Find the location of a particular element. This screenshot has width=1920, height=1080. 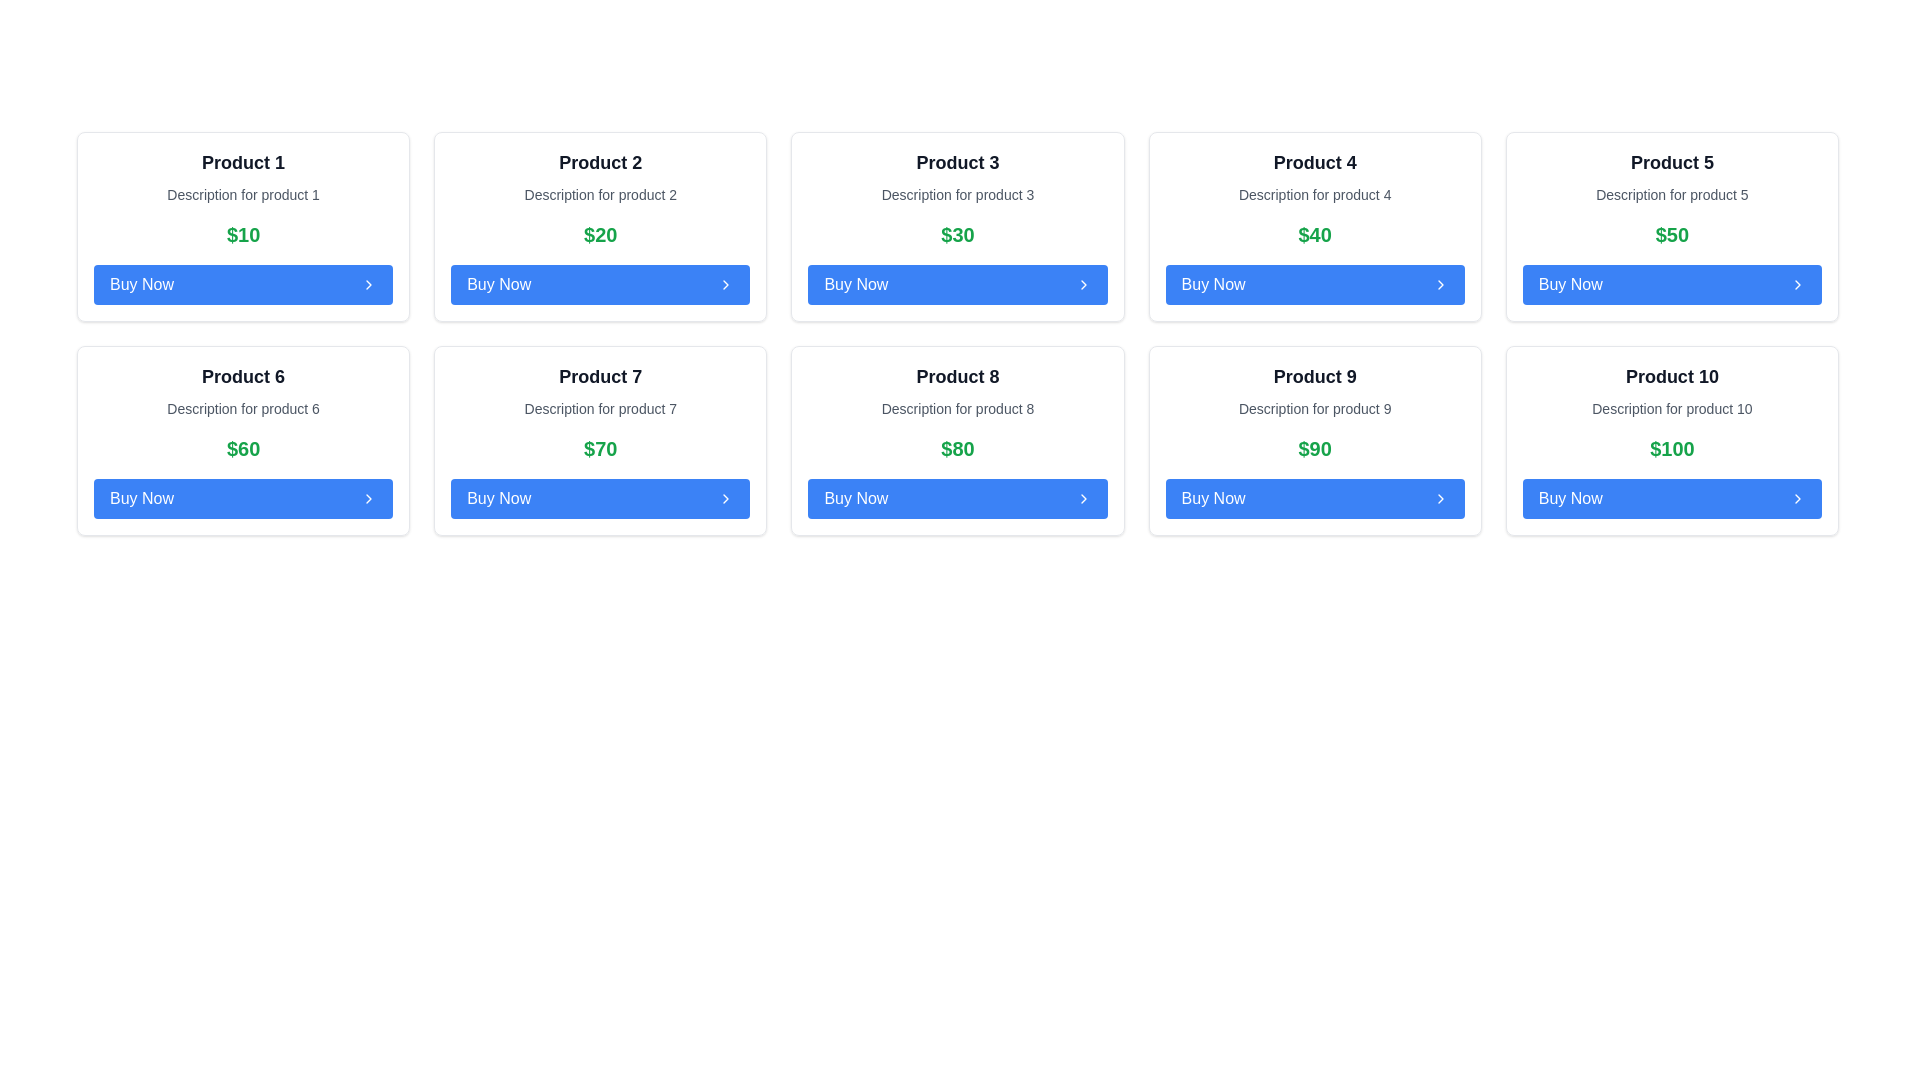

the icon inside the blue 'Buy Now' button in the 'Product 5' card located in the top row, fifth column of the grid layout is located at coordinates (1440, 285).